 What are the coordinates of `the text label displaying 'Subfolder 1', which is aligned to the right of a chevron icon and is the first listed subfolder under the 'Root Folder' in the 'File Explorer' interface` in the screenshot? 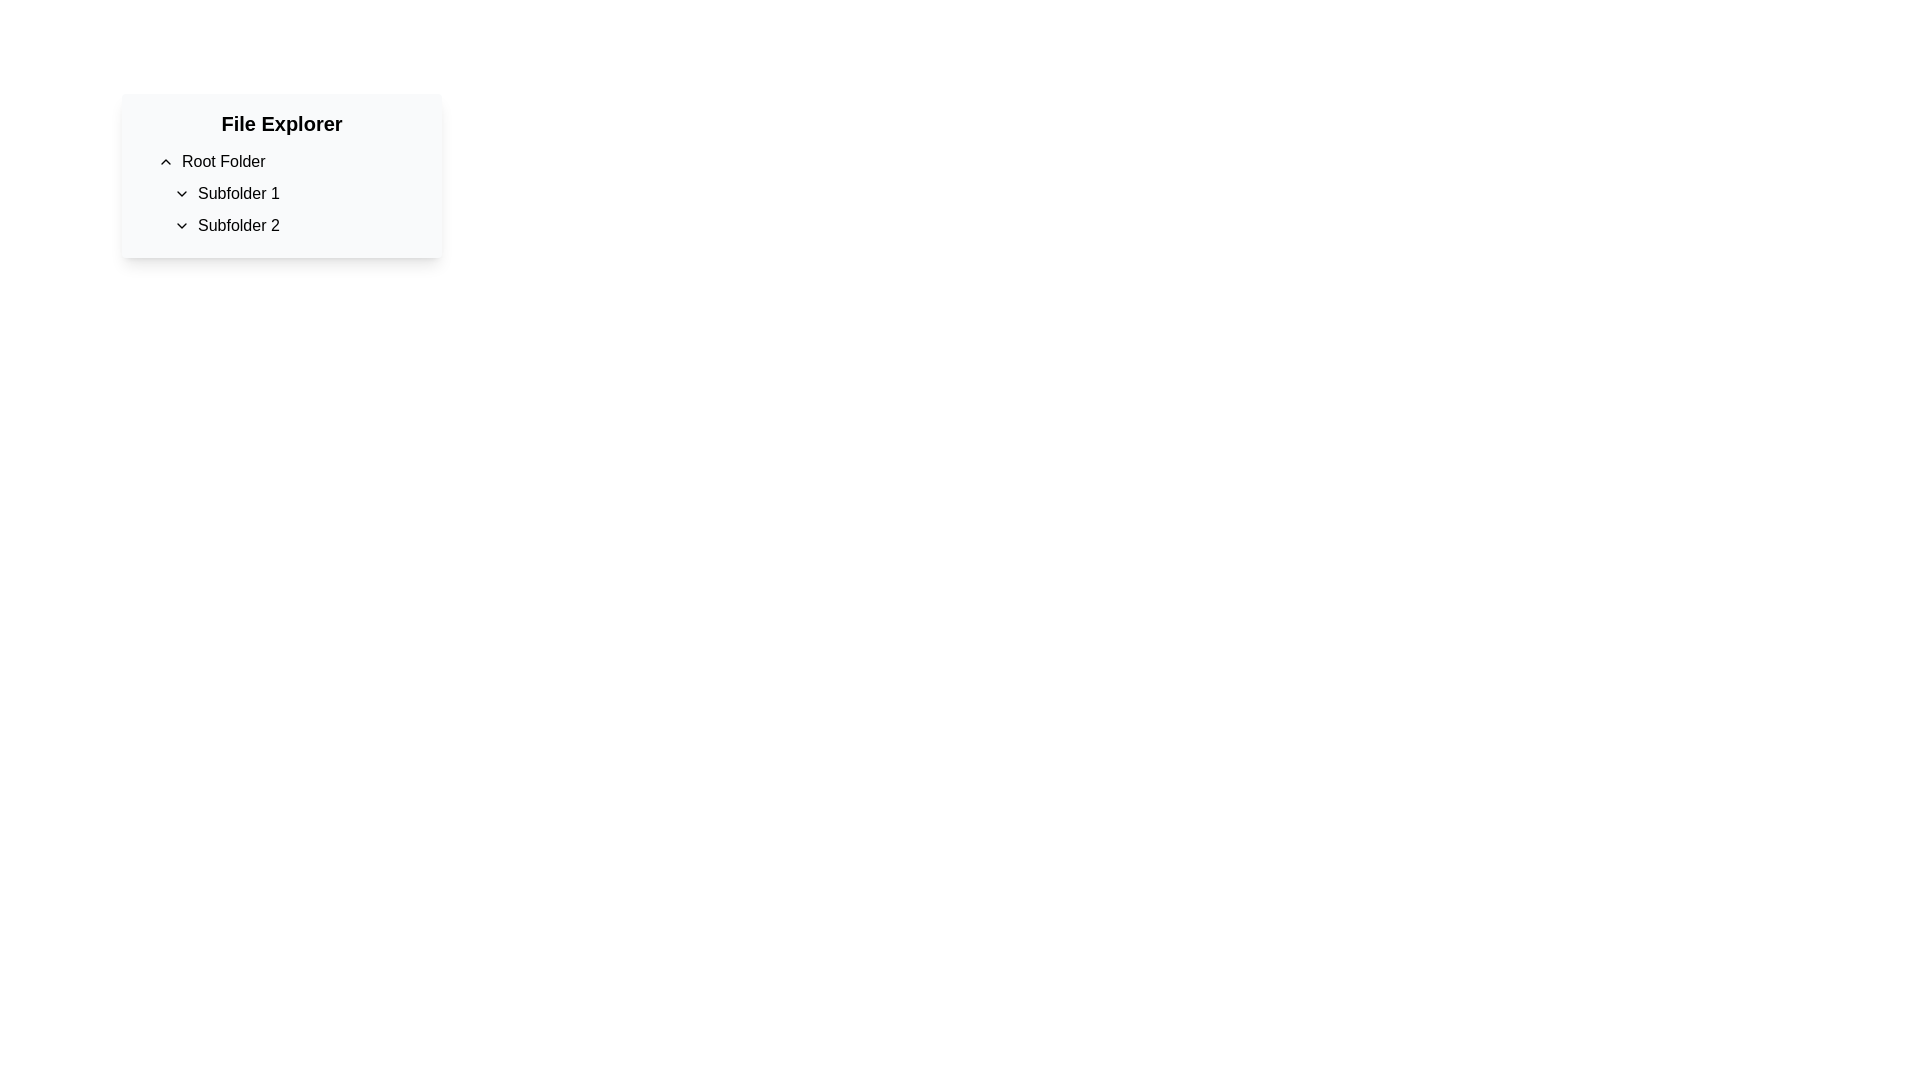 It's located at (238, 193).